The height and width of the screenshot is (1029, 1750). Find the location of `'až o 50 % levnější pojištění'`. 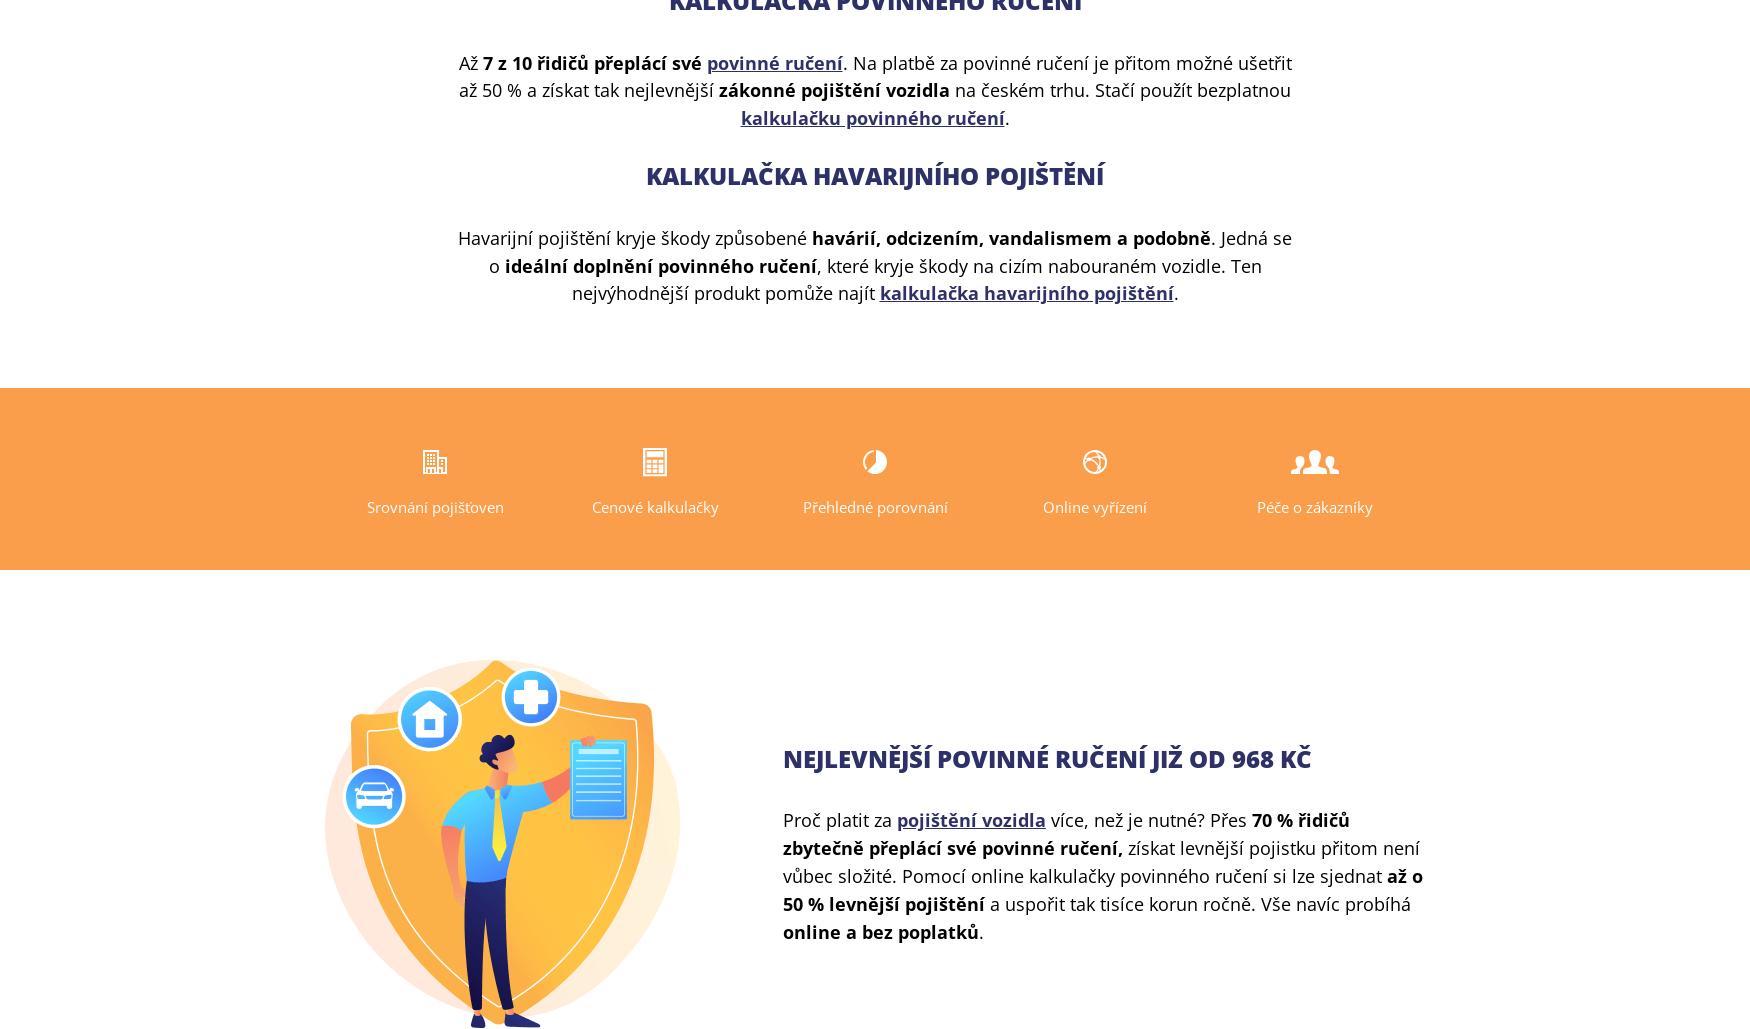

'až o 50 % levnější pojištění' is located at coordinates (1103, 888).